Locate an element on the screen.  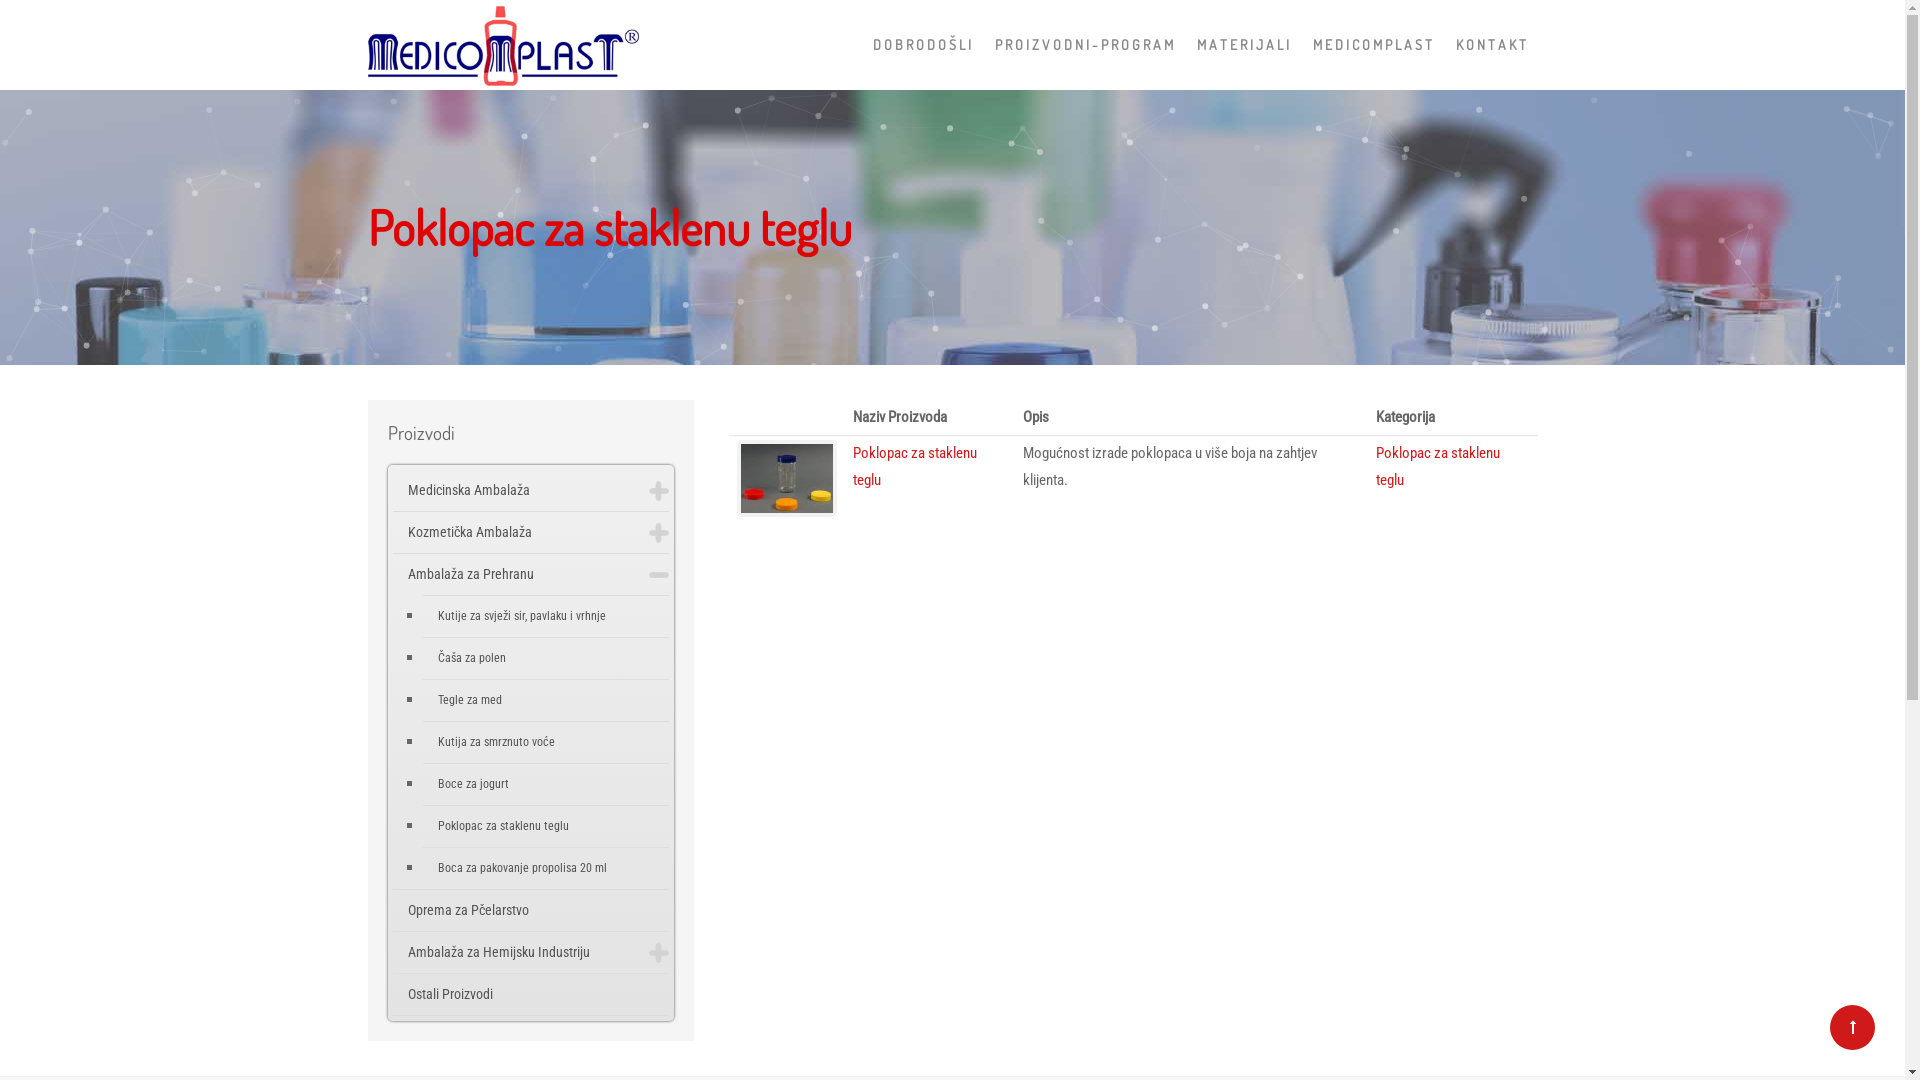
'Poklopac za staklenu teglu' is located at coordinates (1437, 466).